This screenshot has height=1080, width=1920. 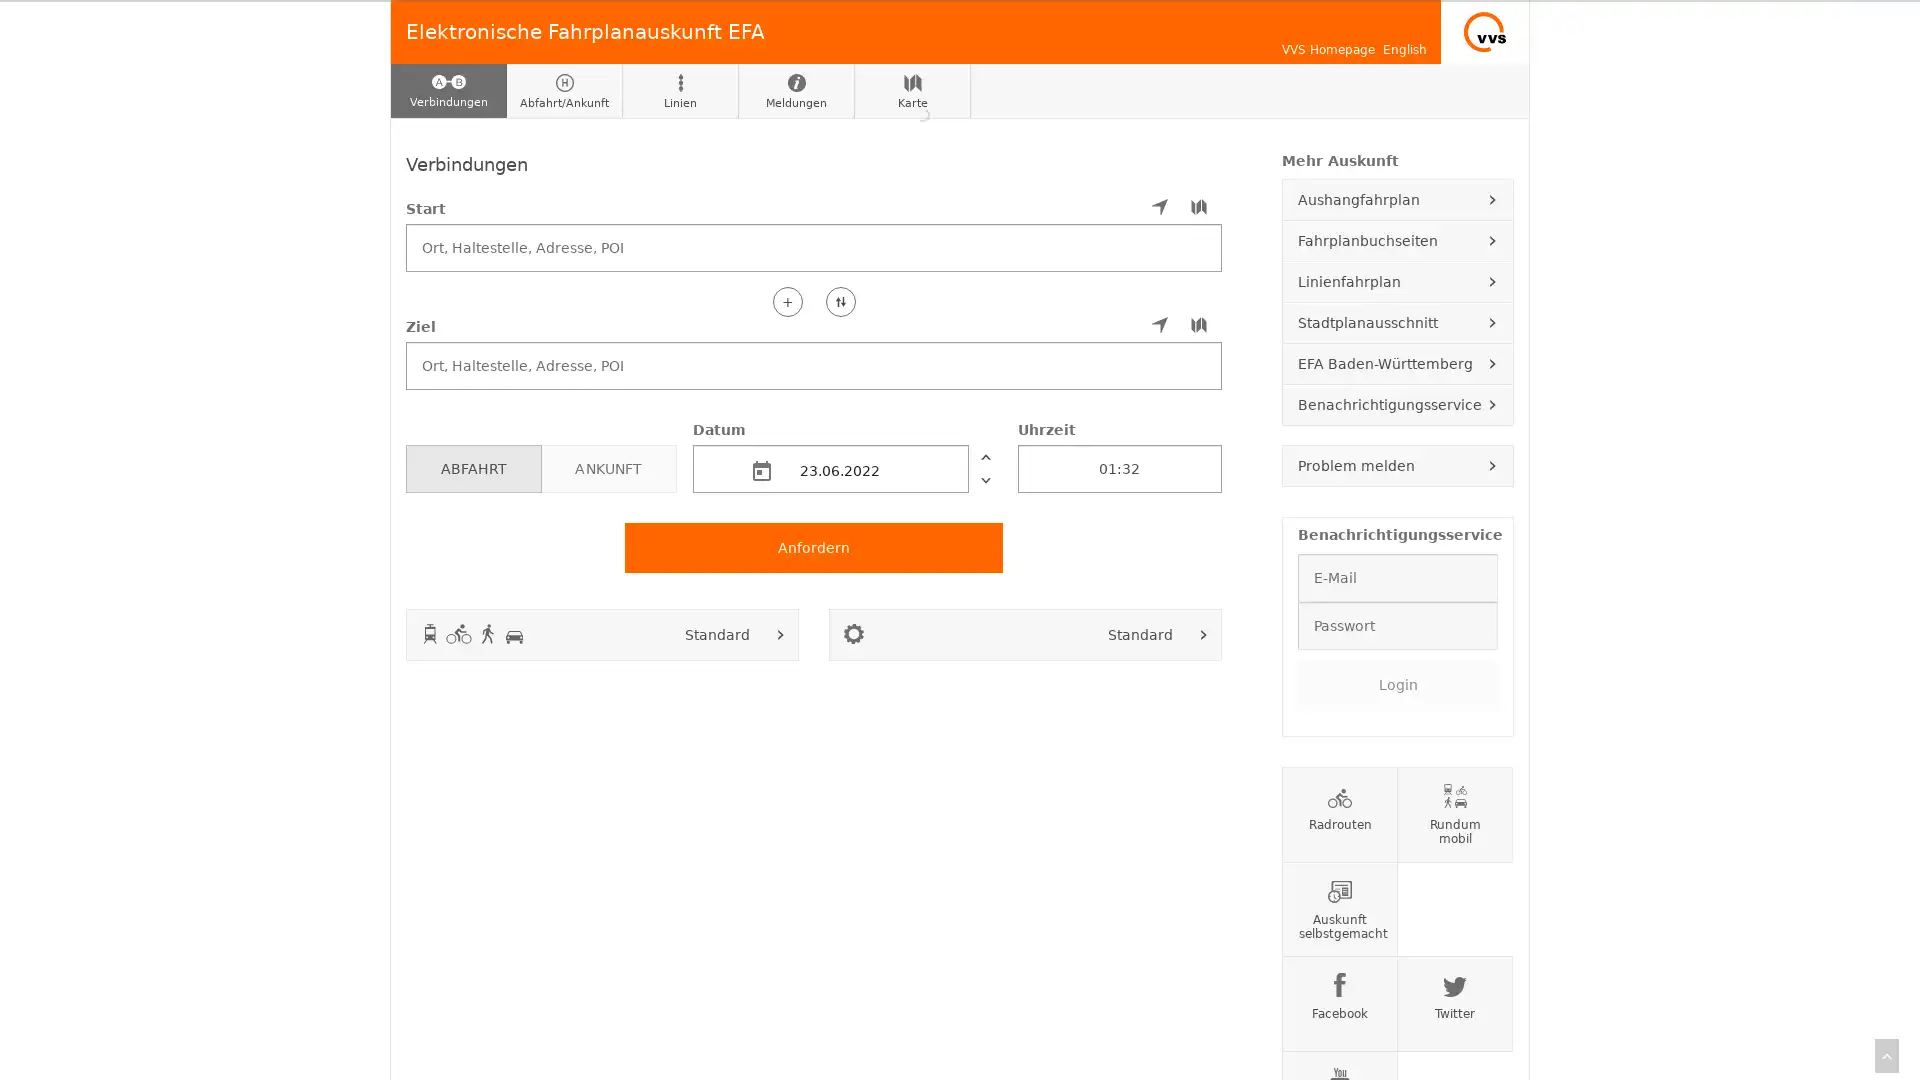 What do you see at coordinates (448, 91) in the screenshot?
I see `Verbindungen` at bounding box center [448, 91].